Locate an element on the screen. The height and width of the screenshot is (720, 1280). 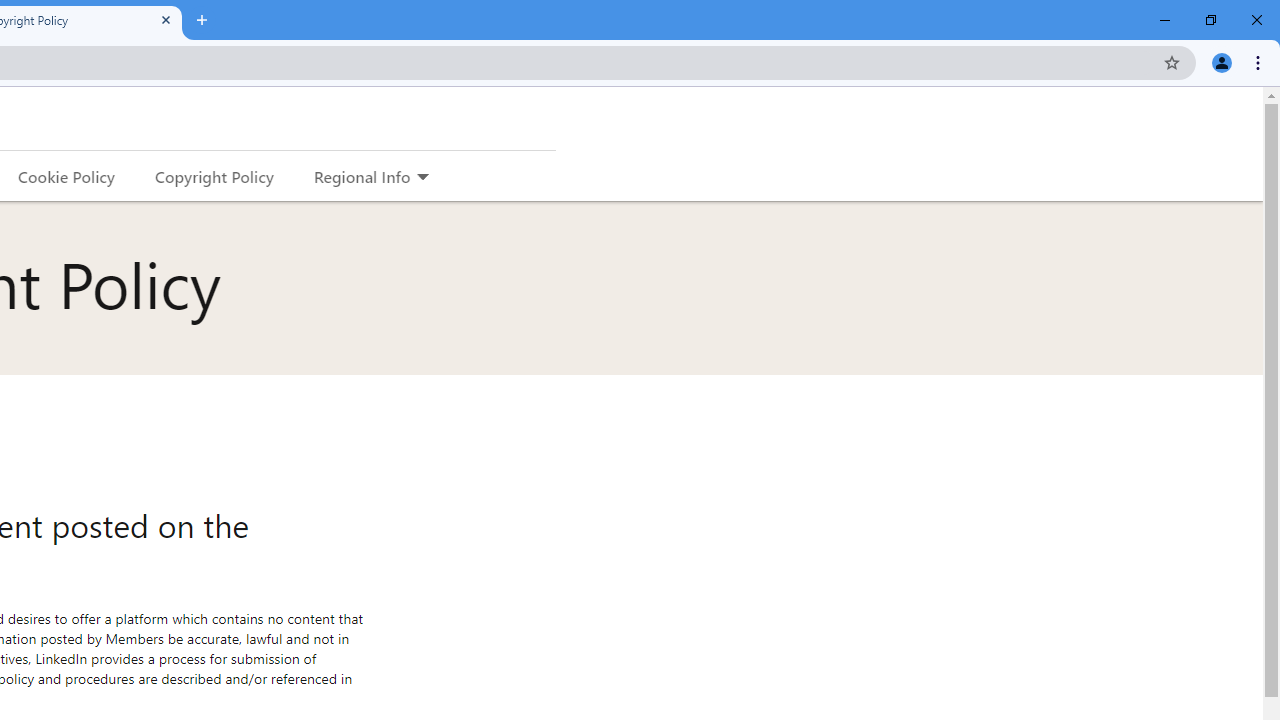
'Expand to show more links for Regional Info' is located at coordinates (421, 177).